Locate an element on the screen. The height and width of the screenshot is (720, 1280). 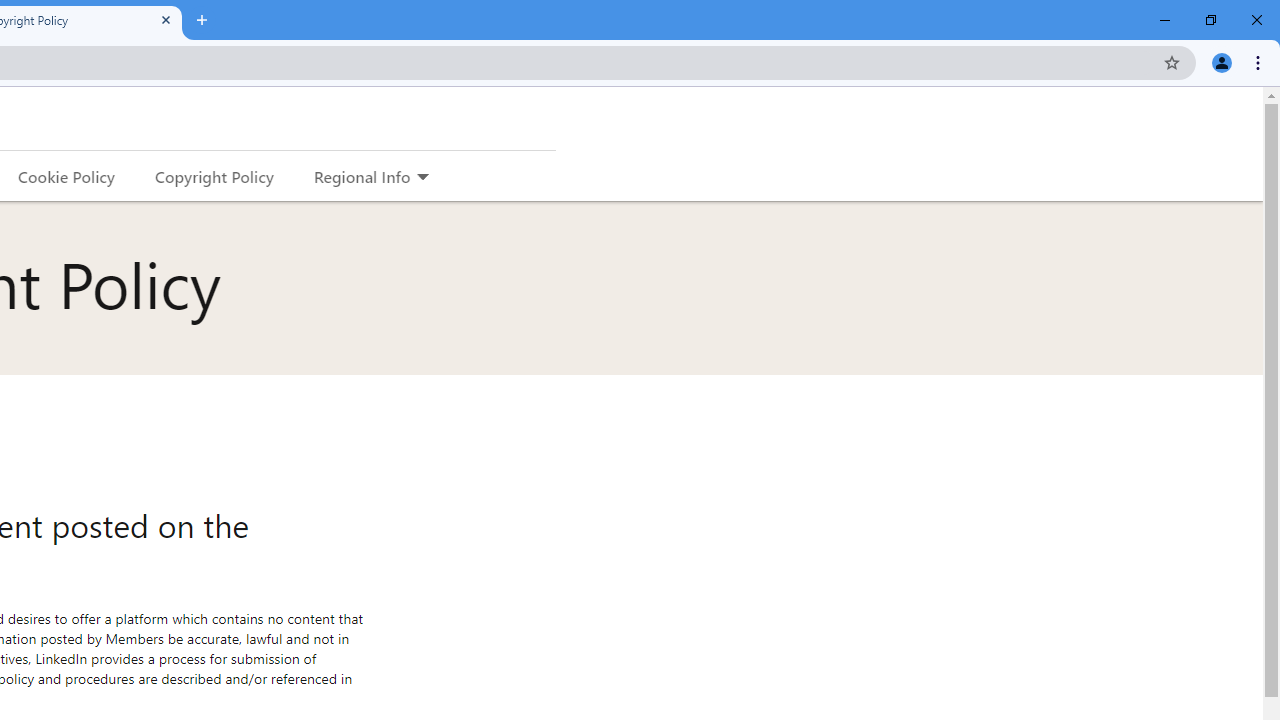
'Expand to show more links for Regional Info' is located at coordinates (421, 177).